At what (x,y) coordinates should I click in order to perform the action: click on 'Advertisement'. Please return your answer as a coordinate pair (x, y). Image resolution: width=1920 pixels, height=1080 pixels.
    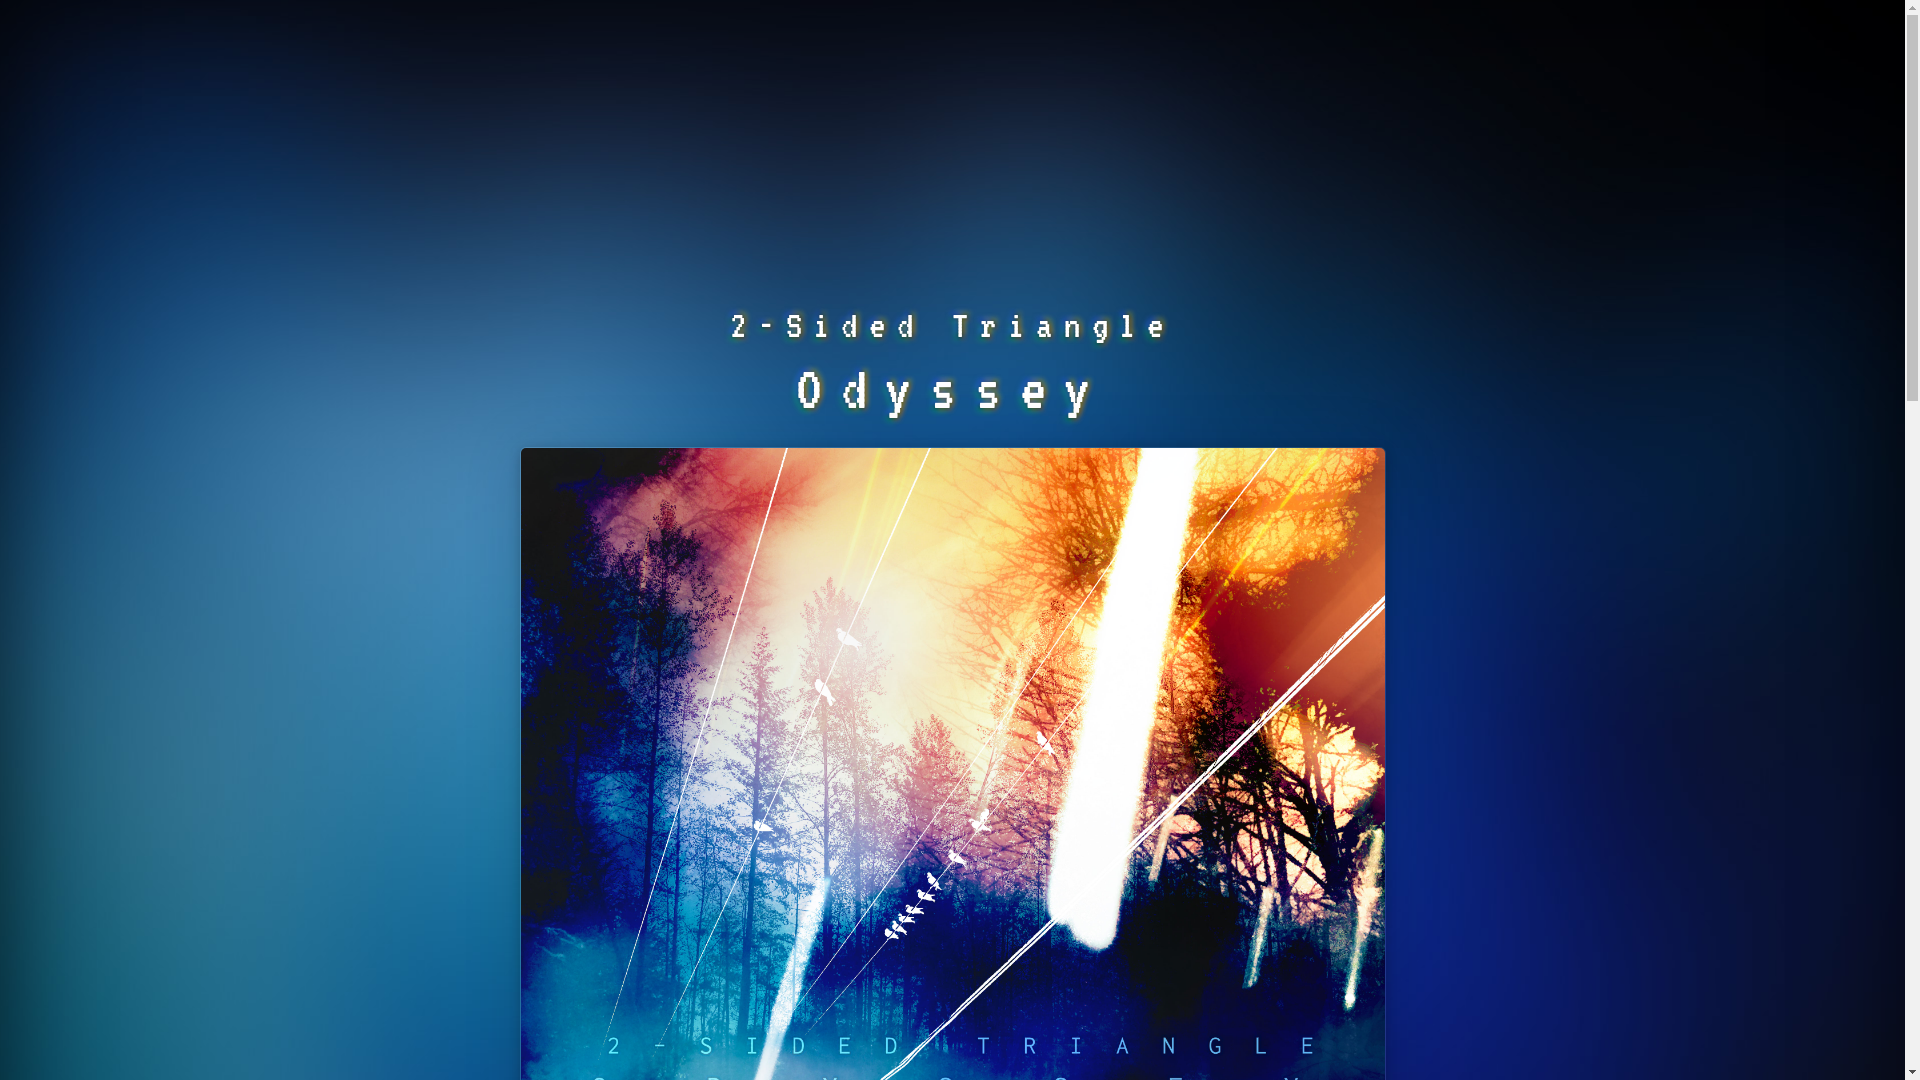
    Looking at the image, I should click on (950, 138).